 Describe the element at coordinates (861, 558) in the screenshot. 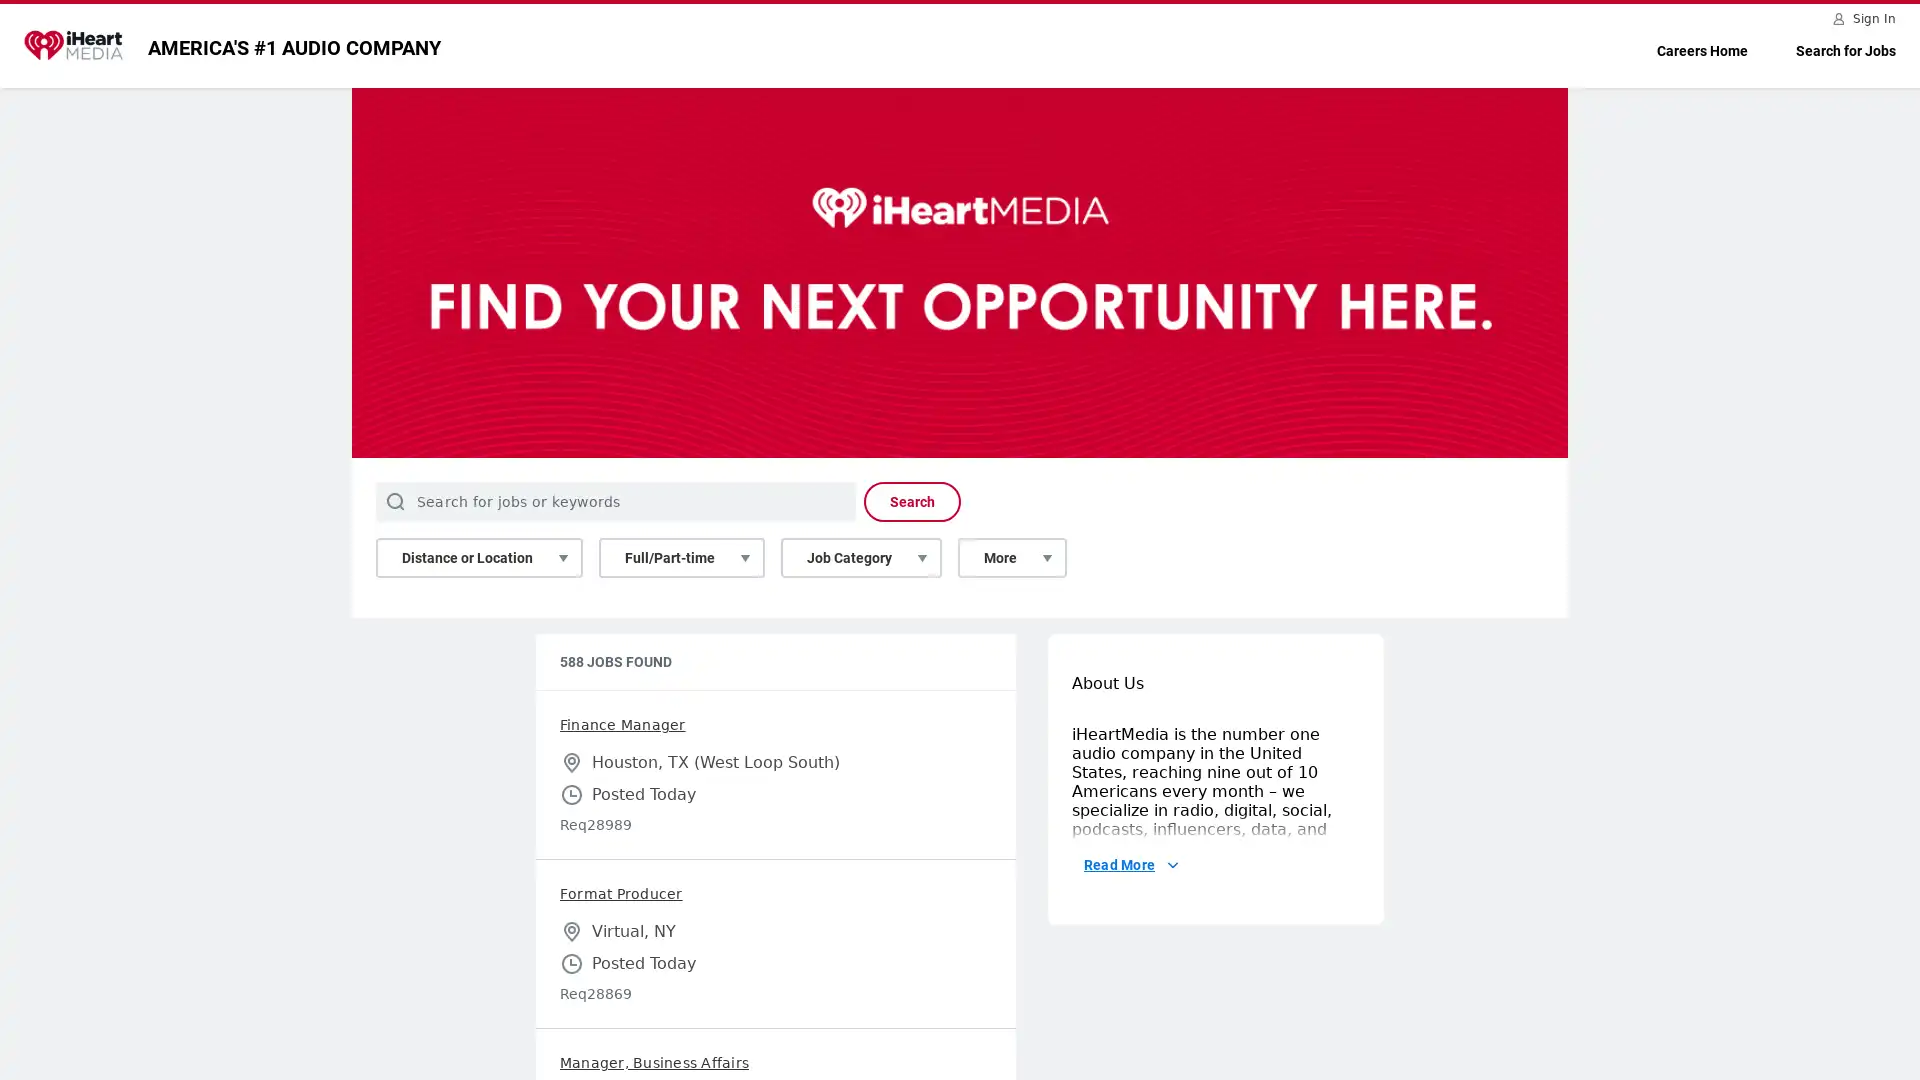

I see `Job Category` at that location.